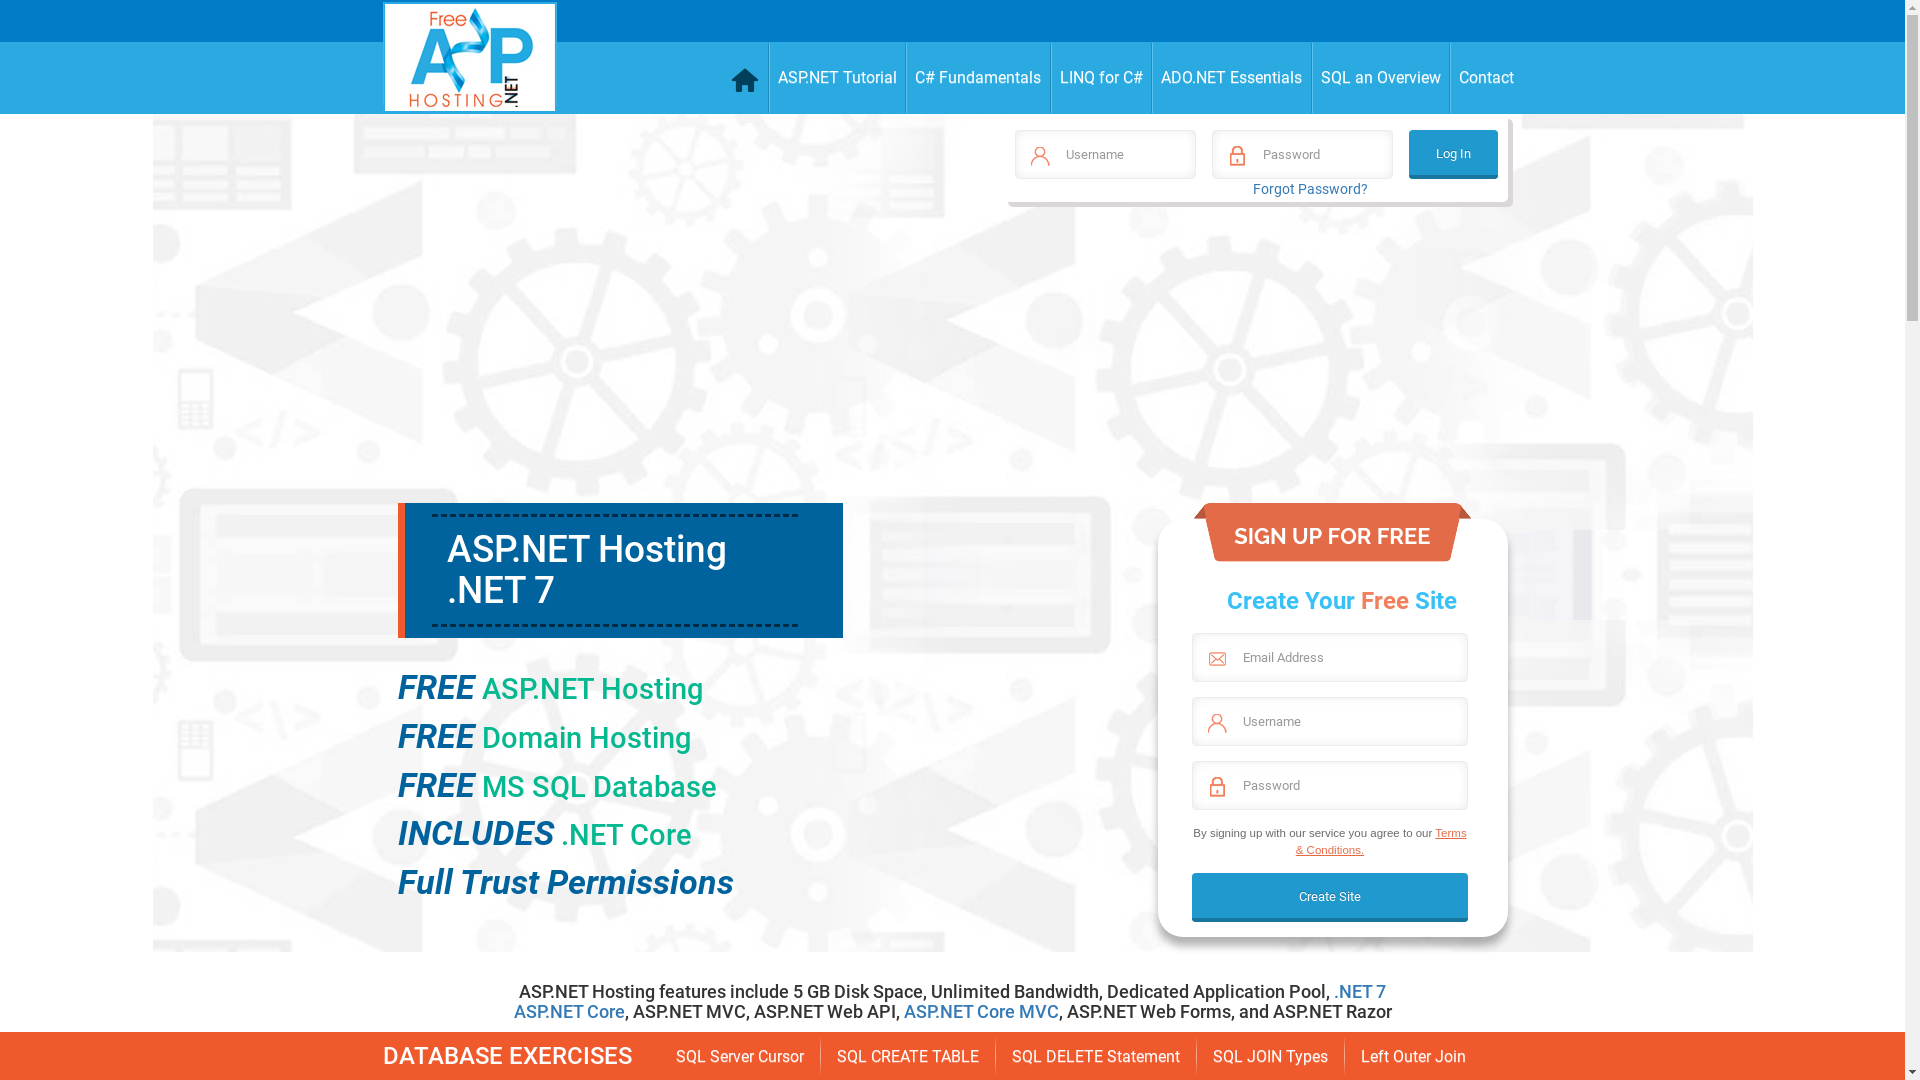 Image resolution: width=1920 pixels, height=1080 pixels. Describe the element at coordinates (1359, 991) in the screenshot. I see `'.NET 7'` at that location.